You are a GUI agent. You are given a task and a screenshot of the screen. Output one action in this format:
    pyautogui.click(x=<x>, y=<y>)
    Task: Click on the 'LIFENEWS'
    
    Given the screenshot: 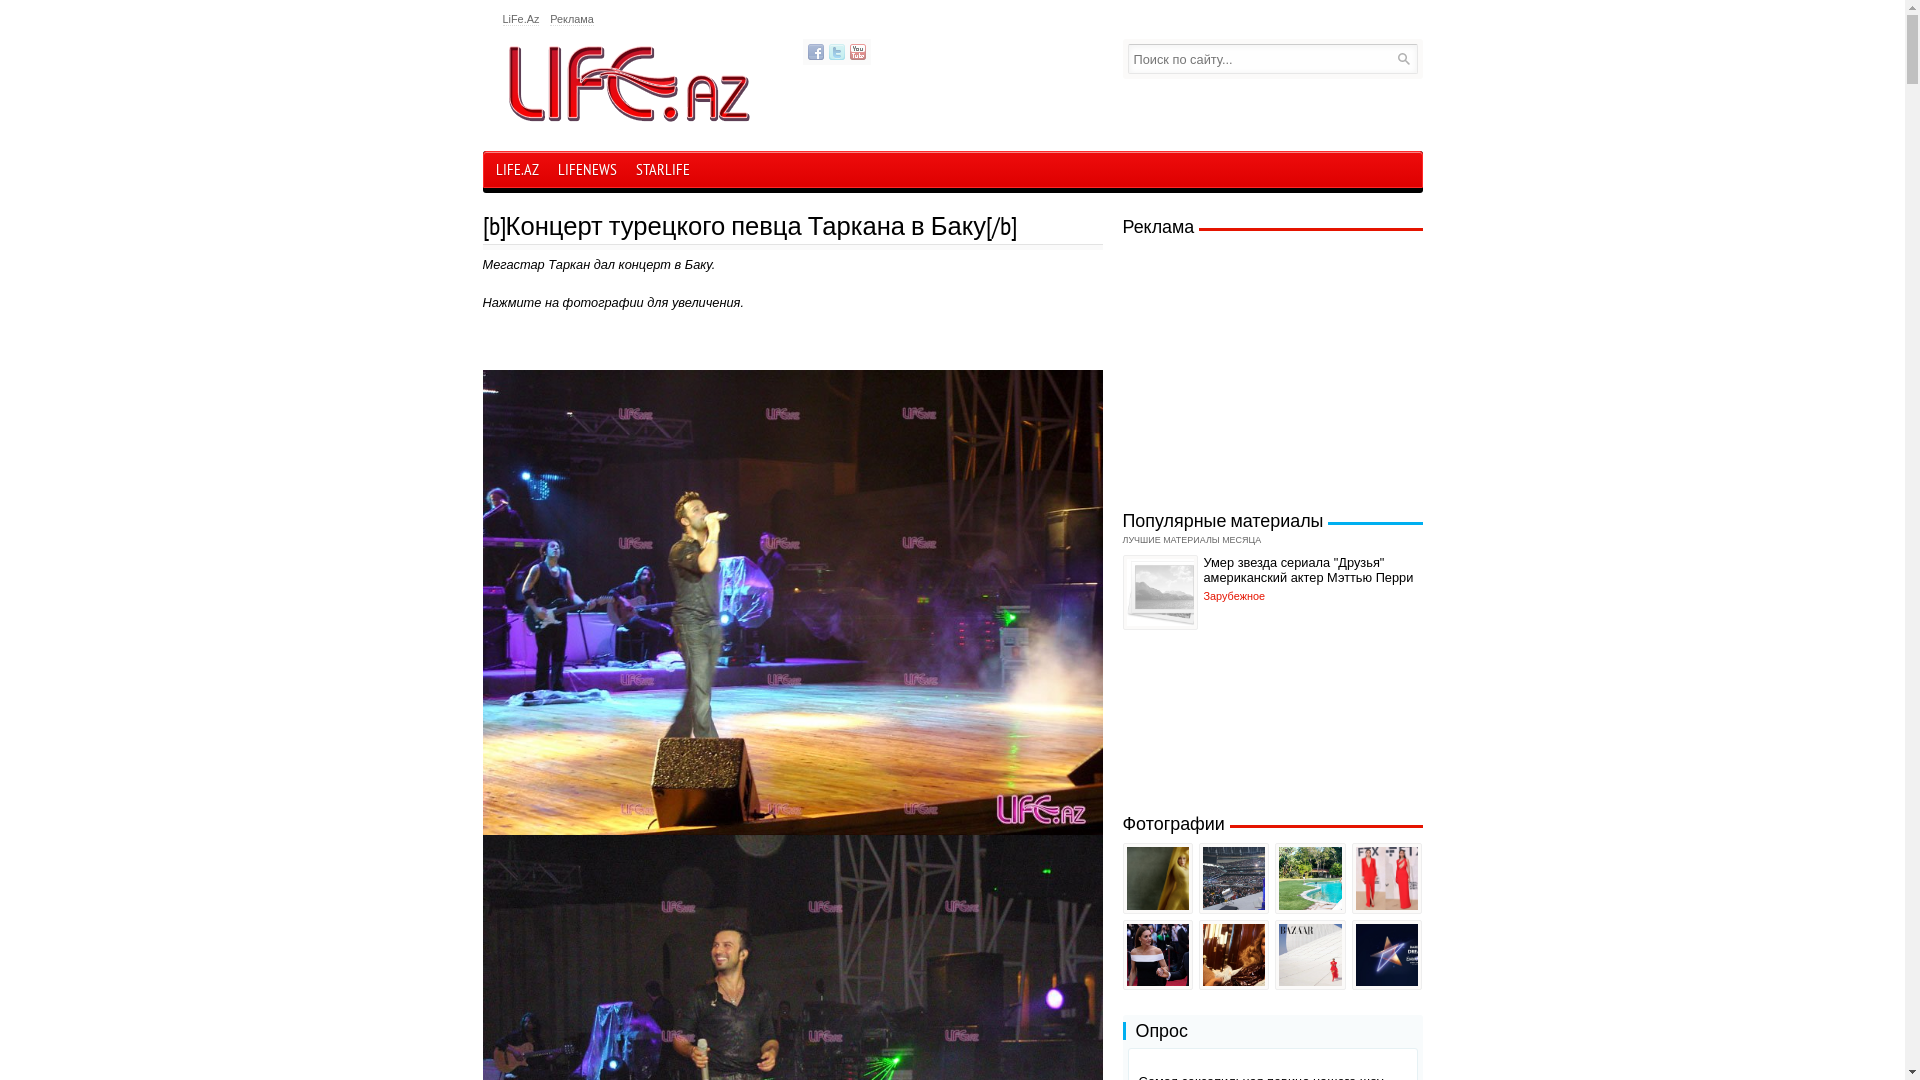 What is the action you would take?
    pyautogui.click(x=585, y=171)
    